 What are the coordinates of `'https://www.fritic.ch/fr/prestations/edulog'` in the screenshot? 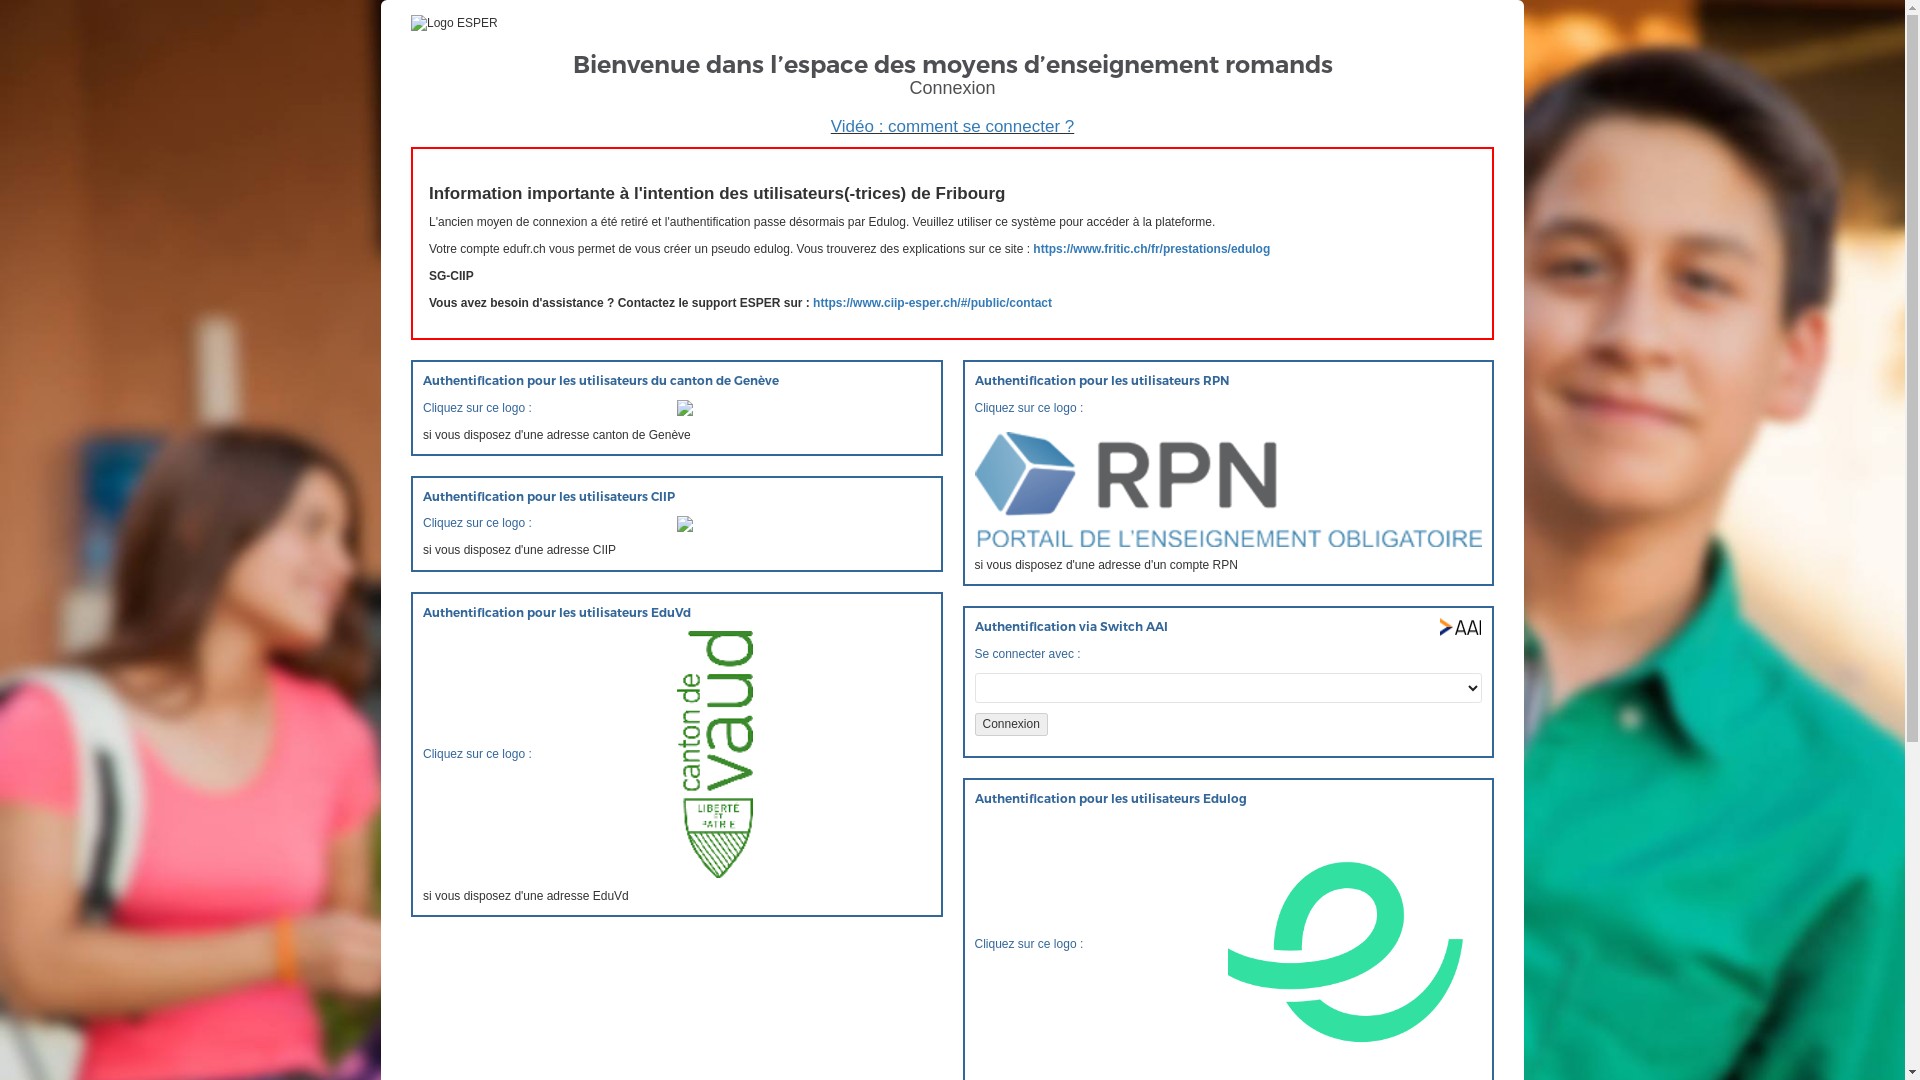 It's located at (1151, 248).